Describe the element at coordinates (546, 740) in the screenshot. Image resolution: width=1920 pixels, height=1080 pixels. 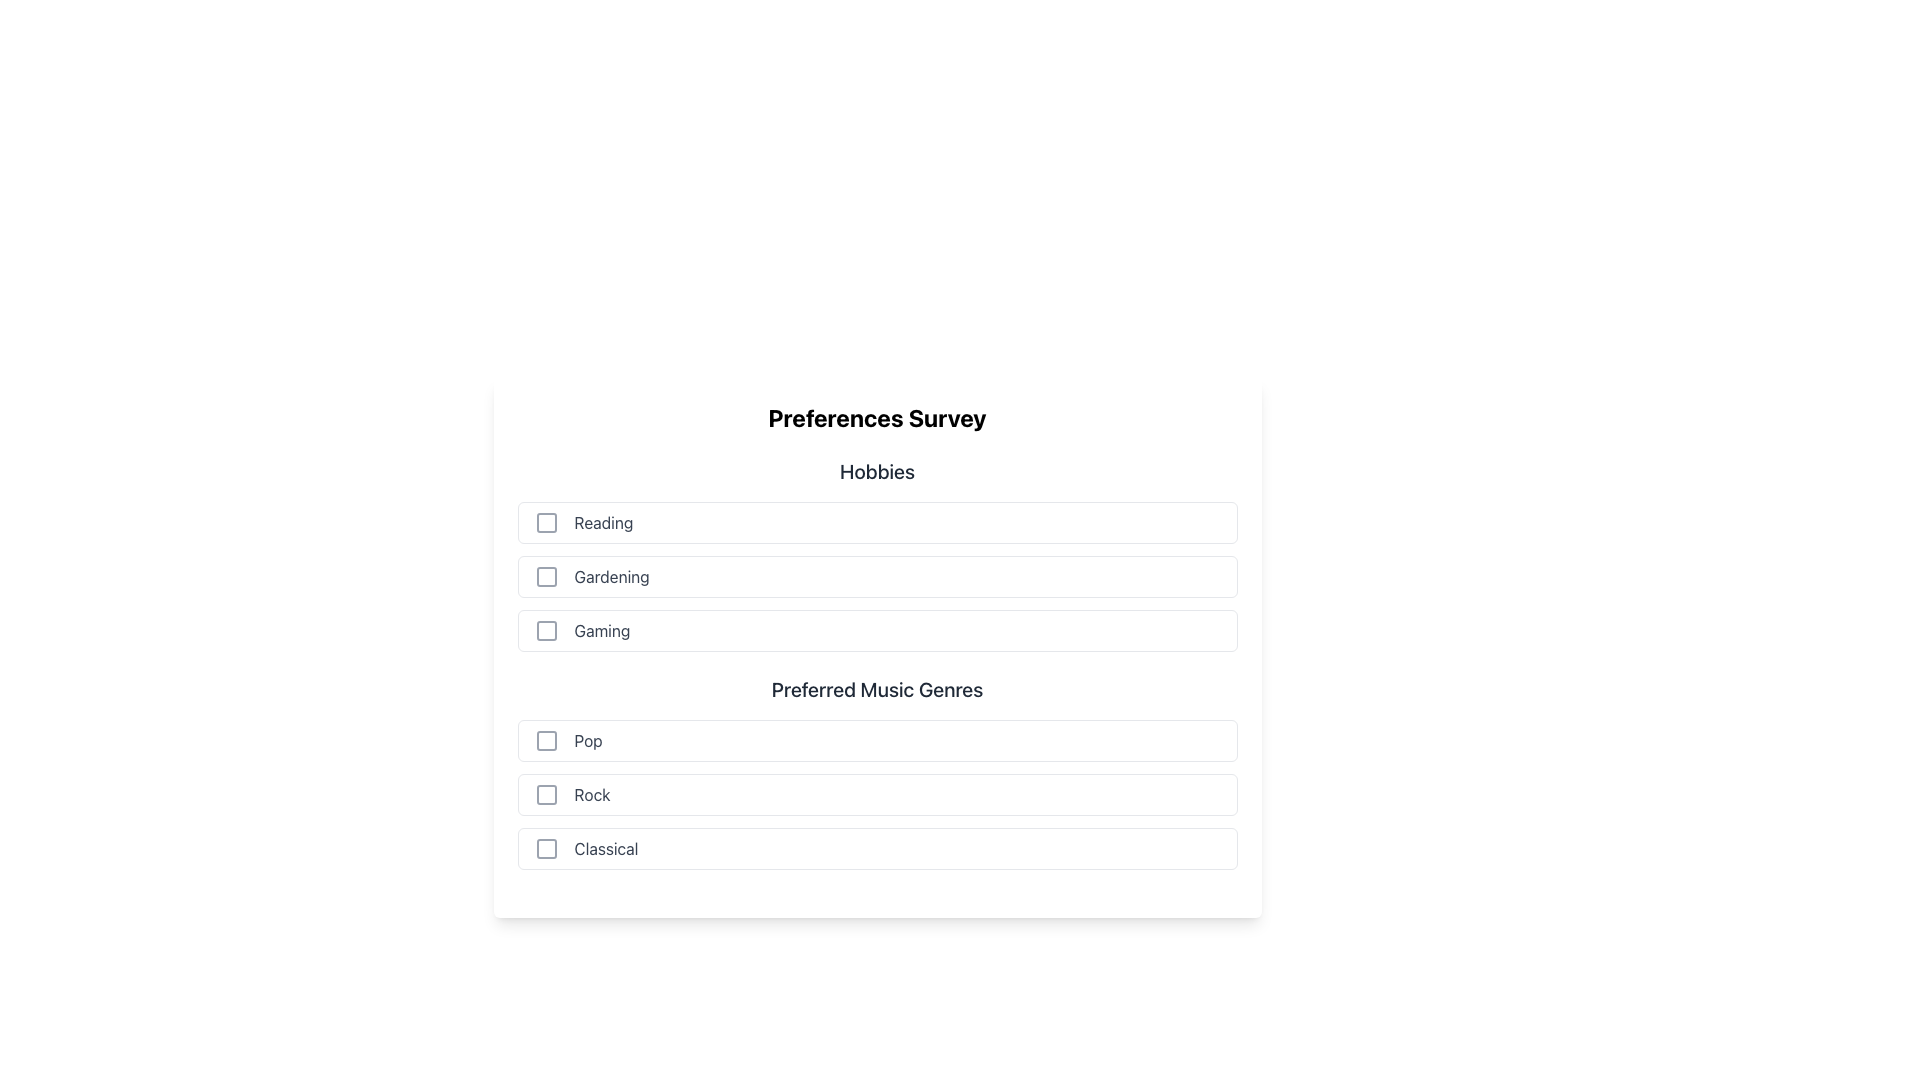
I see `the gray square icon with a minimalistic design located in the 'Preferred Music Genres' section, positioned to the left of the 'Pop' label` at that location.